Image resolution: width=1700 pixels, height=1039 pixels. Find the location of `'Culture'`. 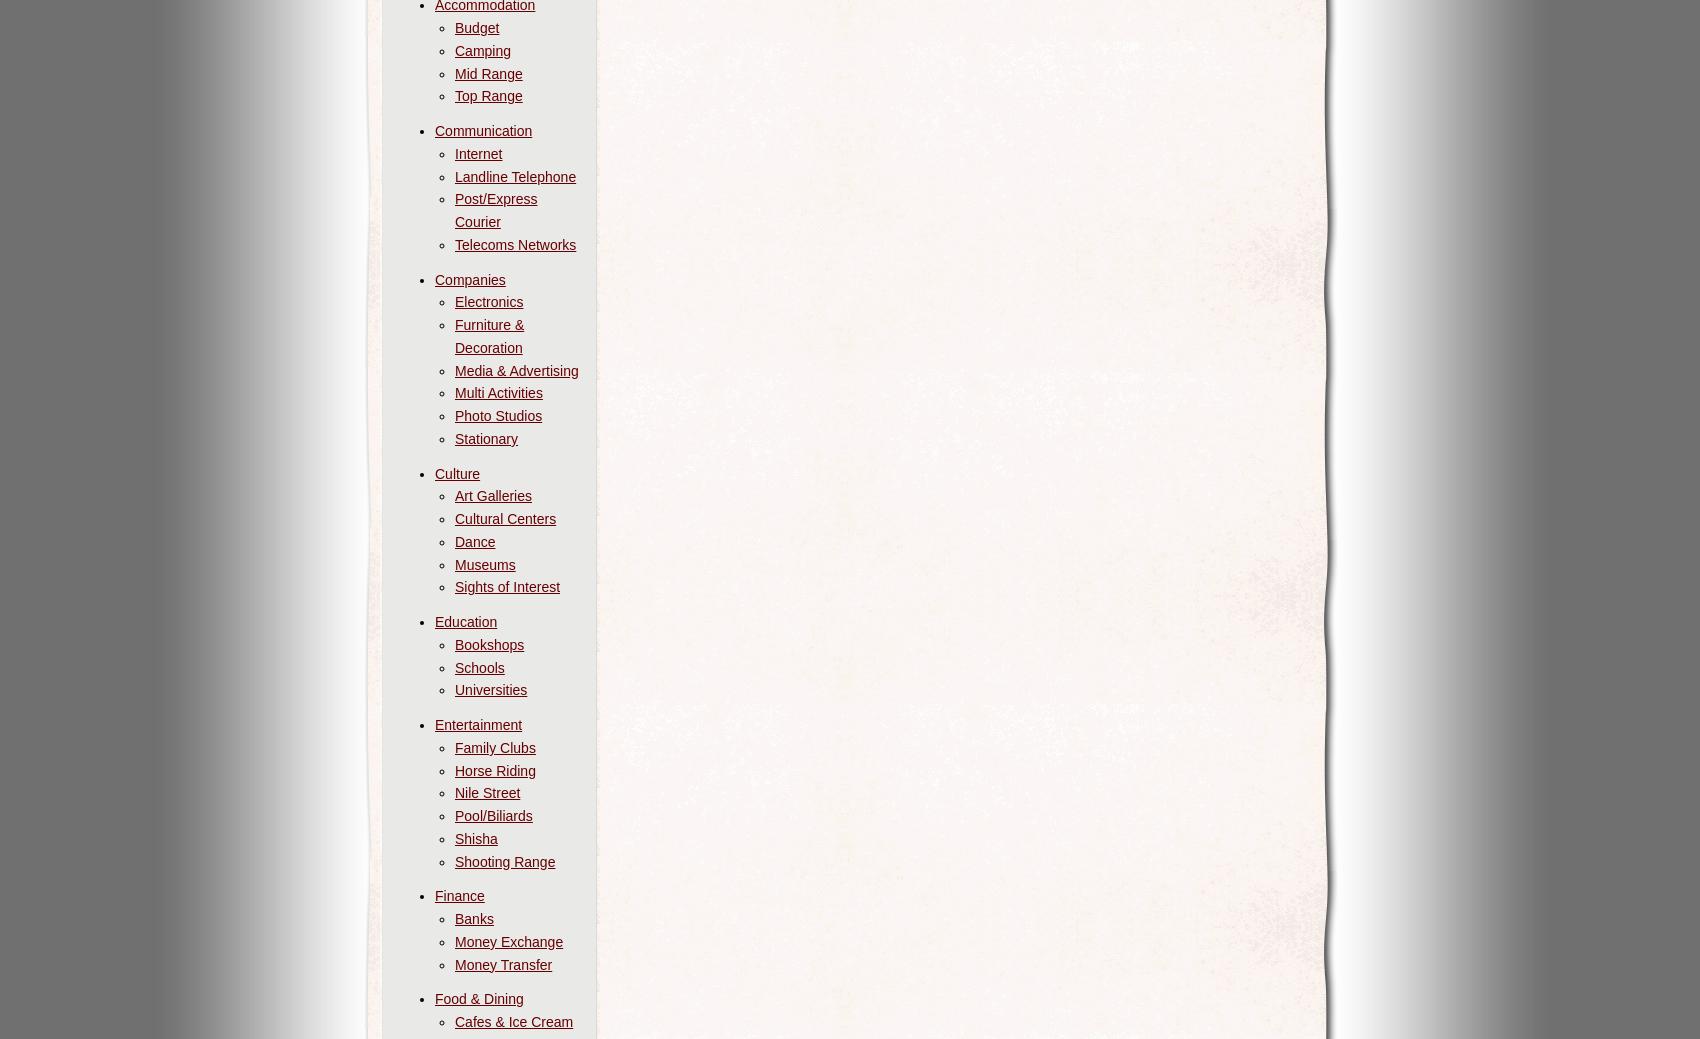

'Culture' is located at coordinates (435, 471).